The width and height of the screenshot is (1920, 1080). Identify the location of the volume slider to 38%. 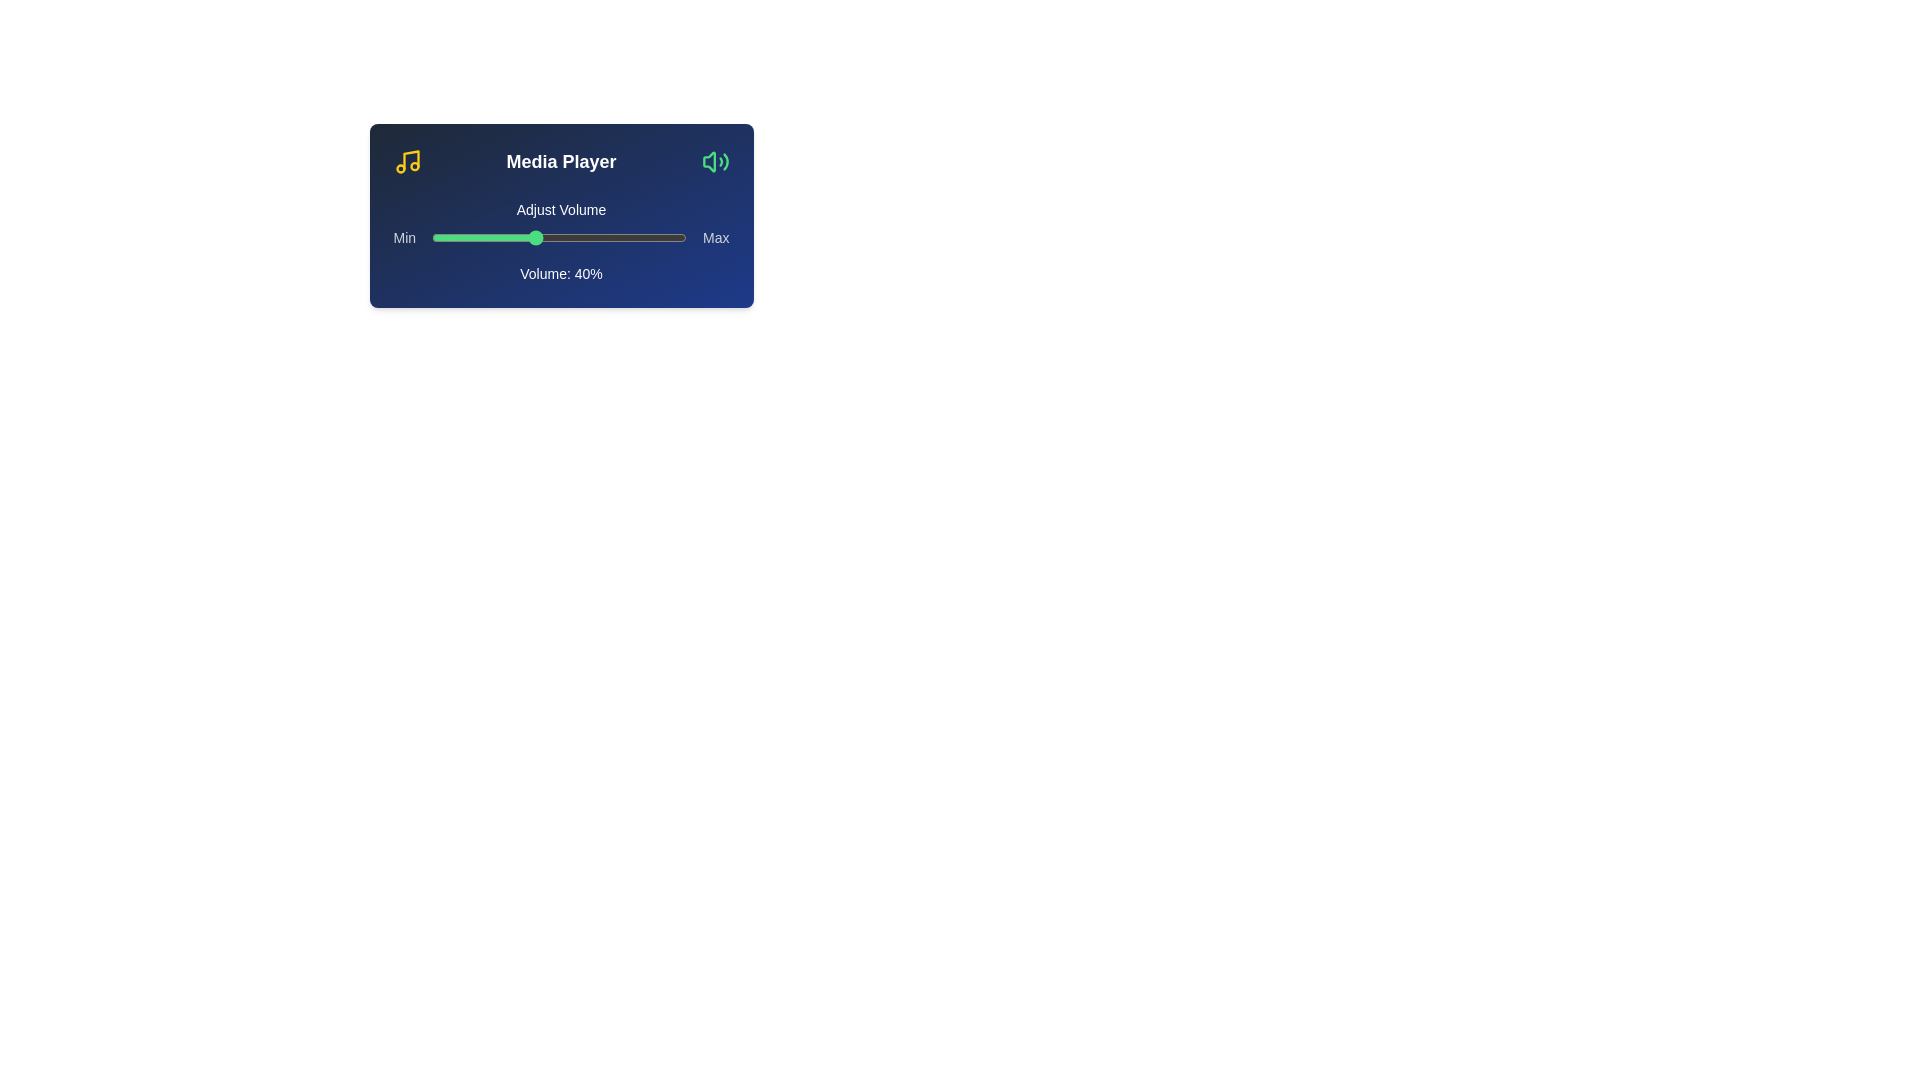
(528, 237).